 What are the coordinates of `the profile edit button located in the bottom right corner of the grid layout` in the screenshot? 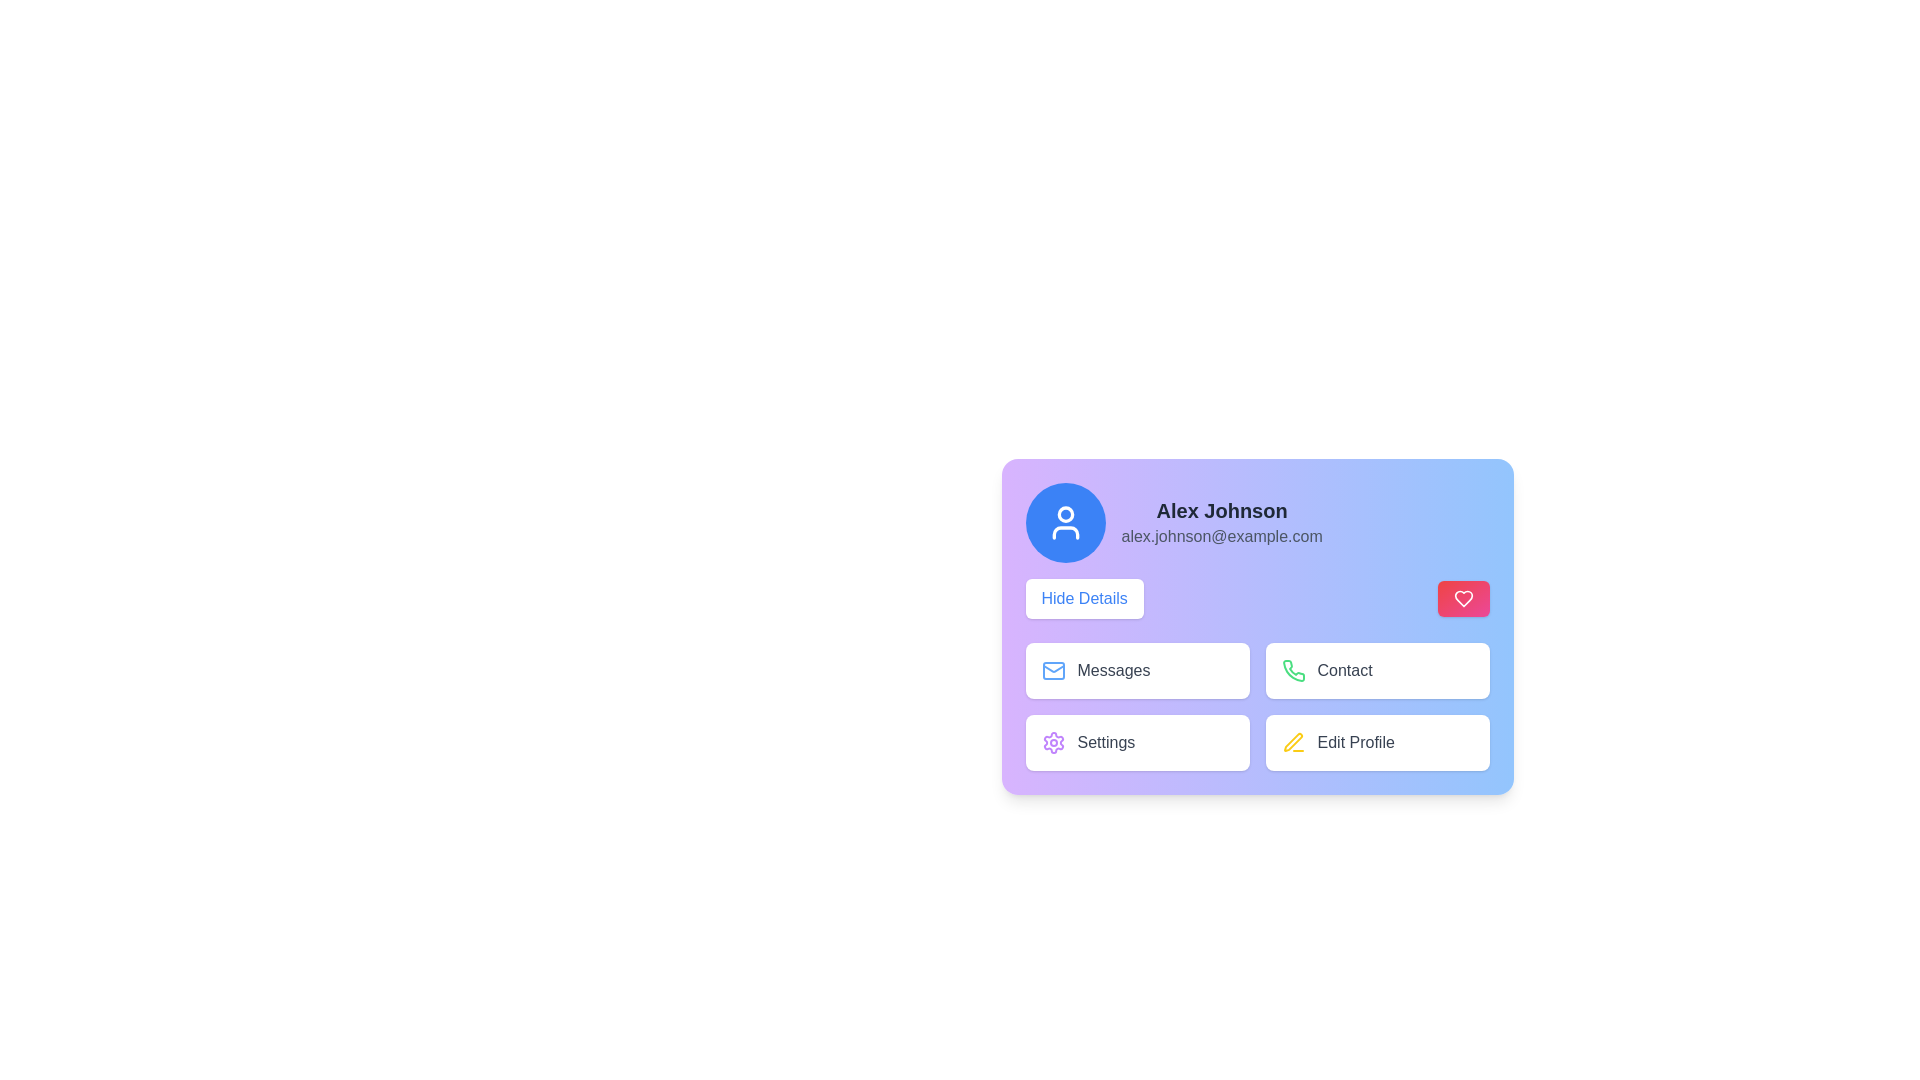 It's located at (1376, 743).